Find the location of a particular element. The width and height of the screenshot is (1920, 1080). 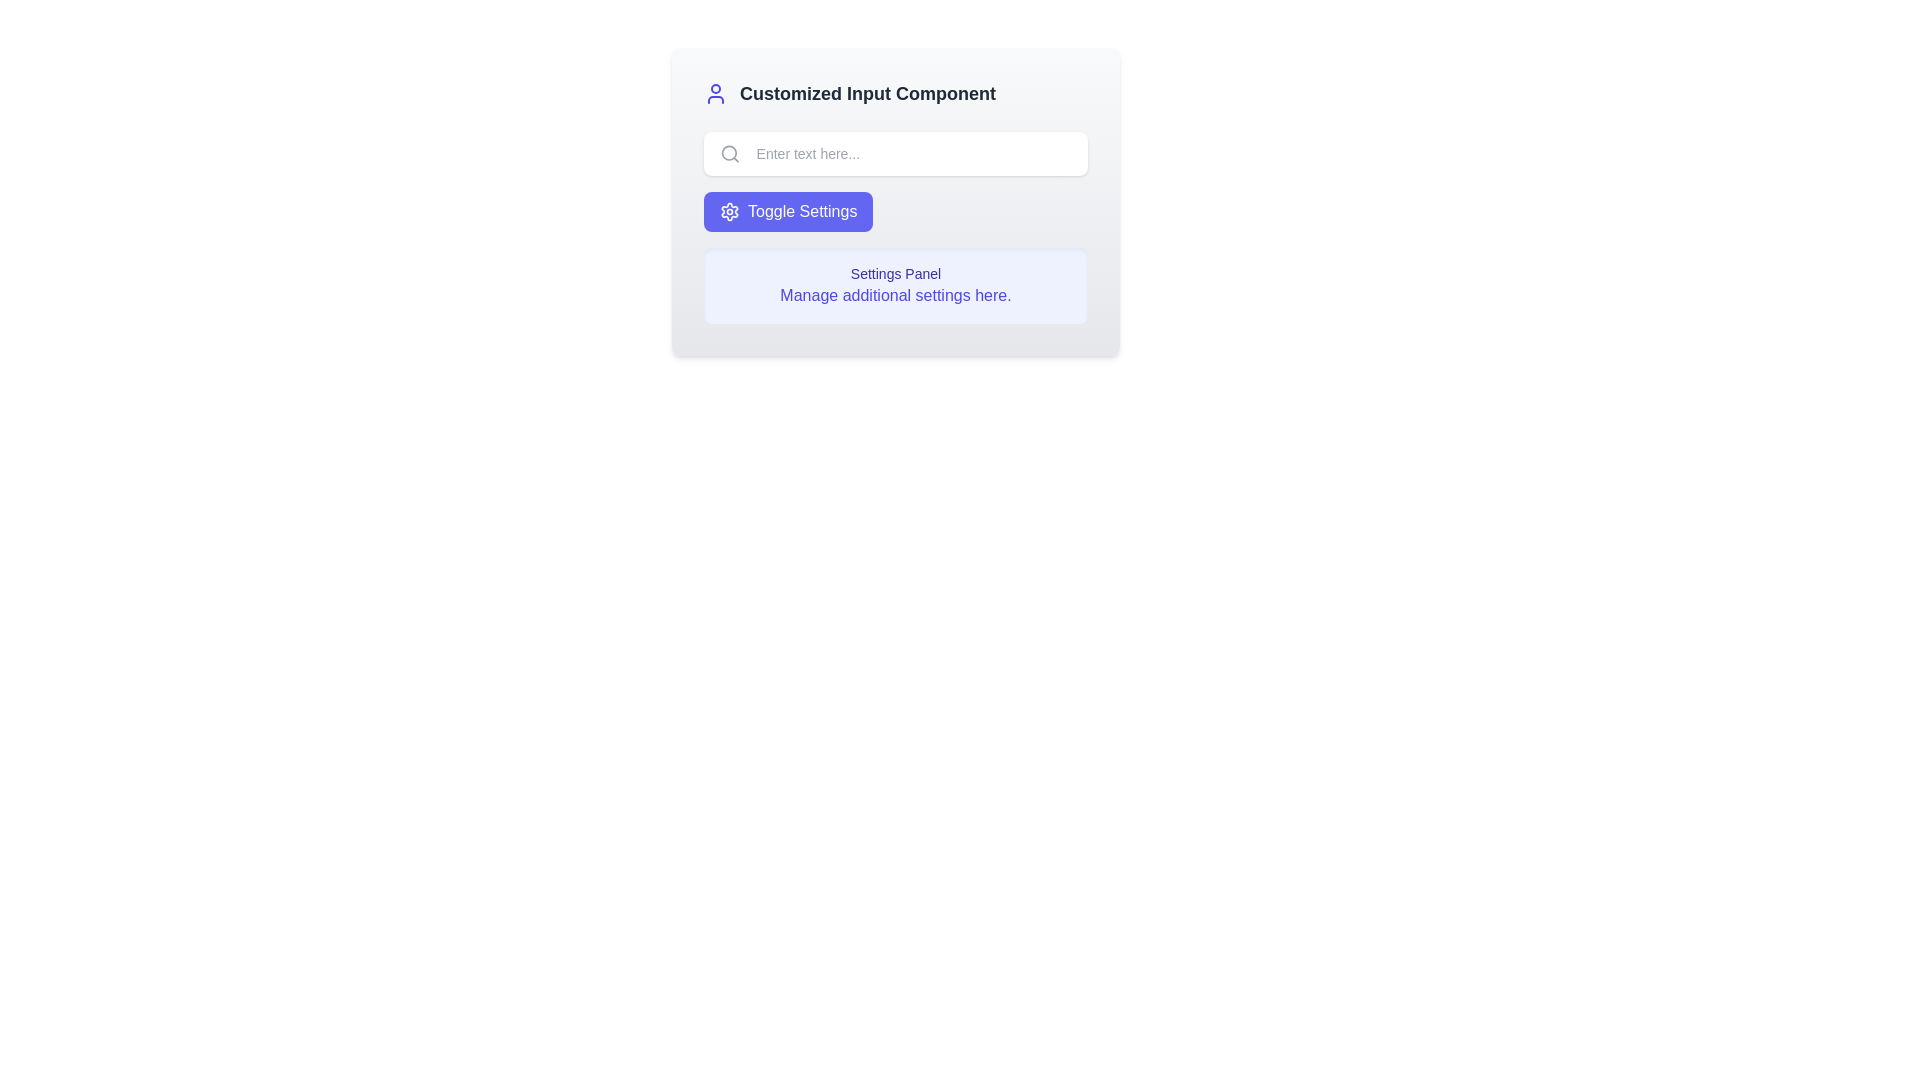

the text label that displays 'Settings Panel', which is styled in bold indigo-blue font and positioned above the label 'Manage additional settings here.' is located at coordinates (895, 273).